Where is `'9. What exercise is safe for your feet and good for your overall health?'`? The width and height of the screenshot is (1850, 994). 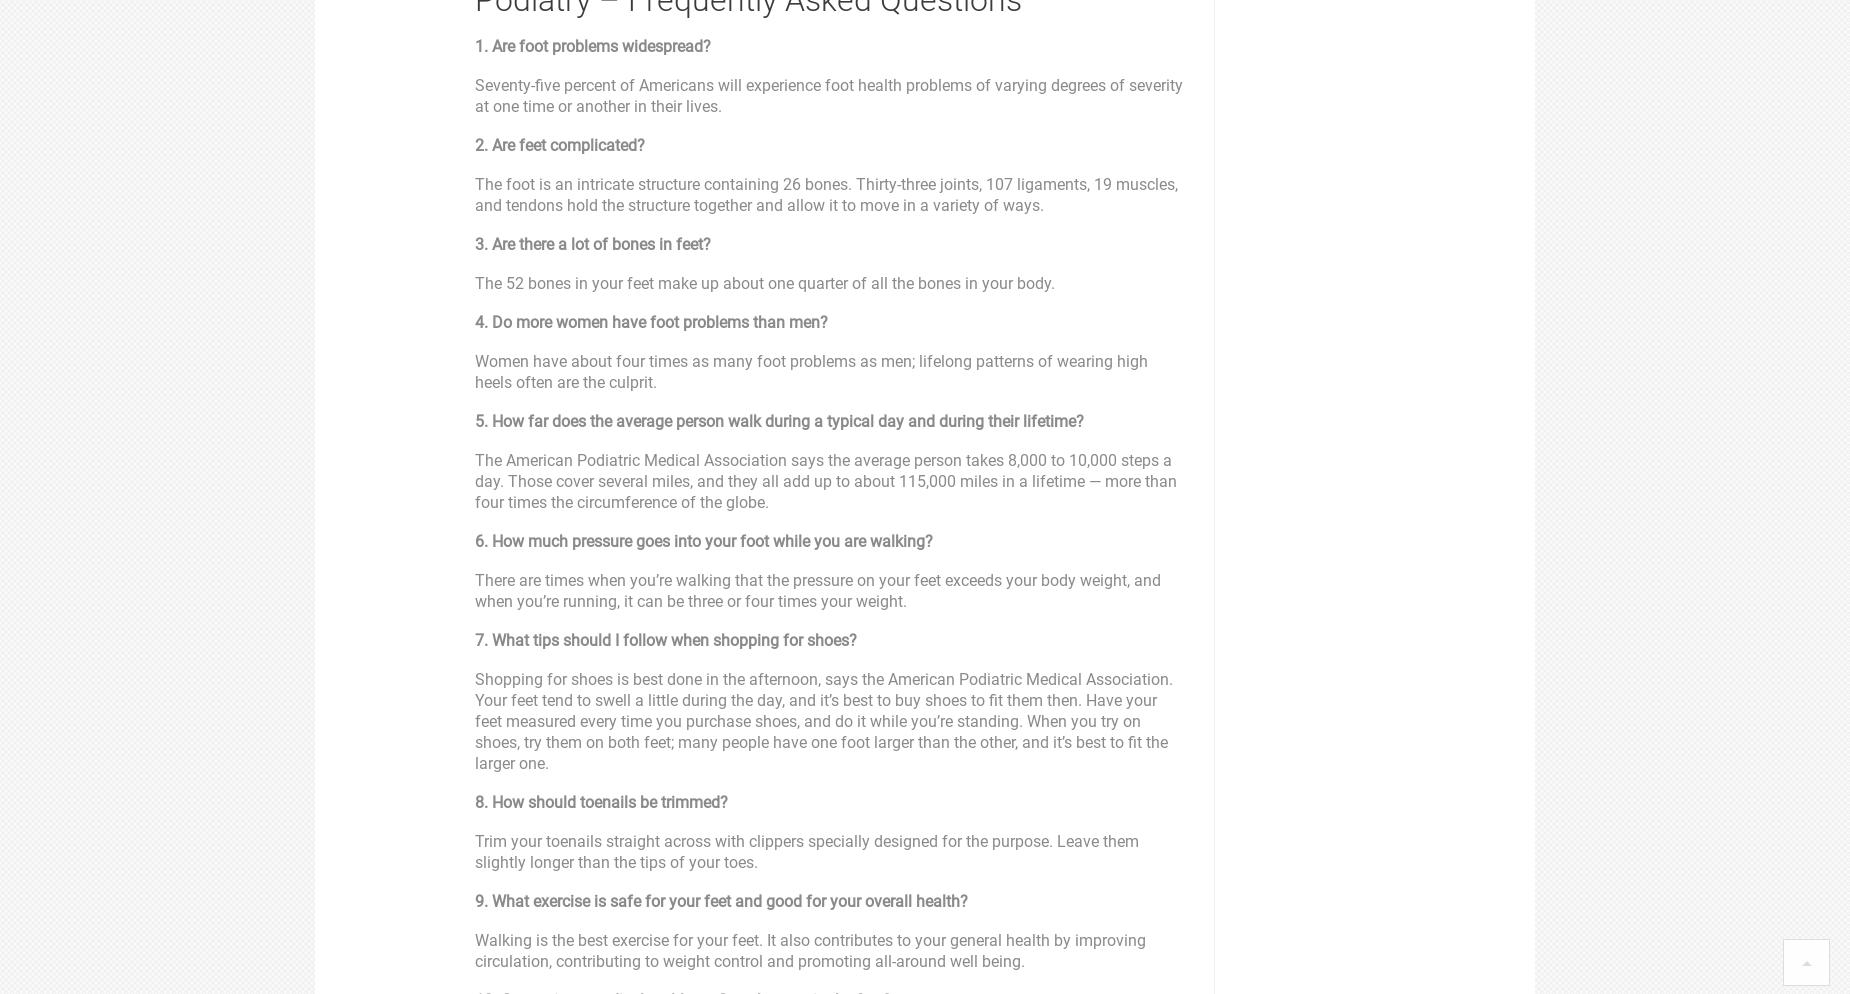
'9. What exercise is safe for your feet and good for your overall health?' is located at coordinates (721, 900).